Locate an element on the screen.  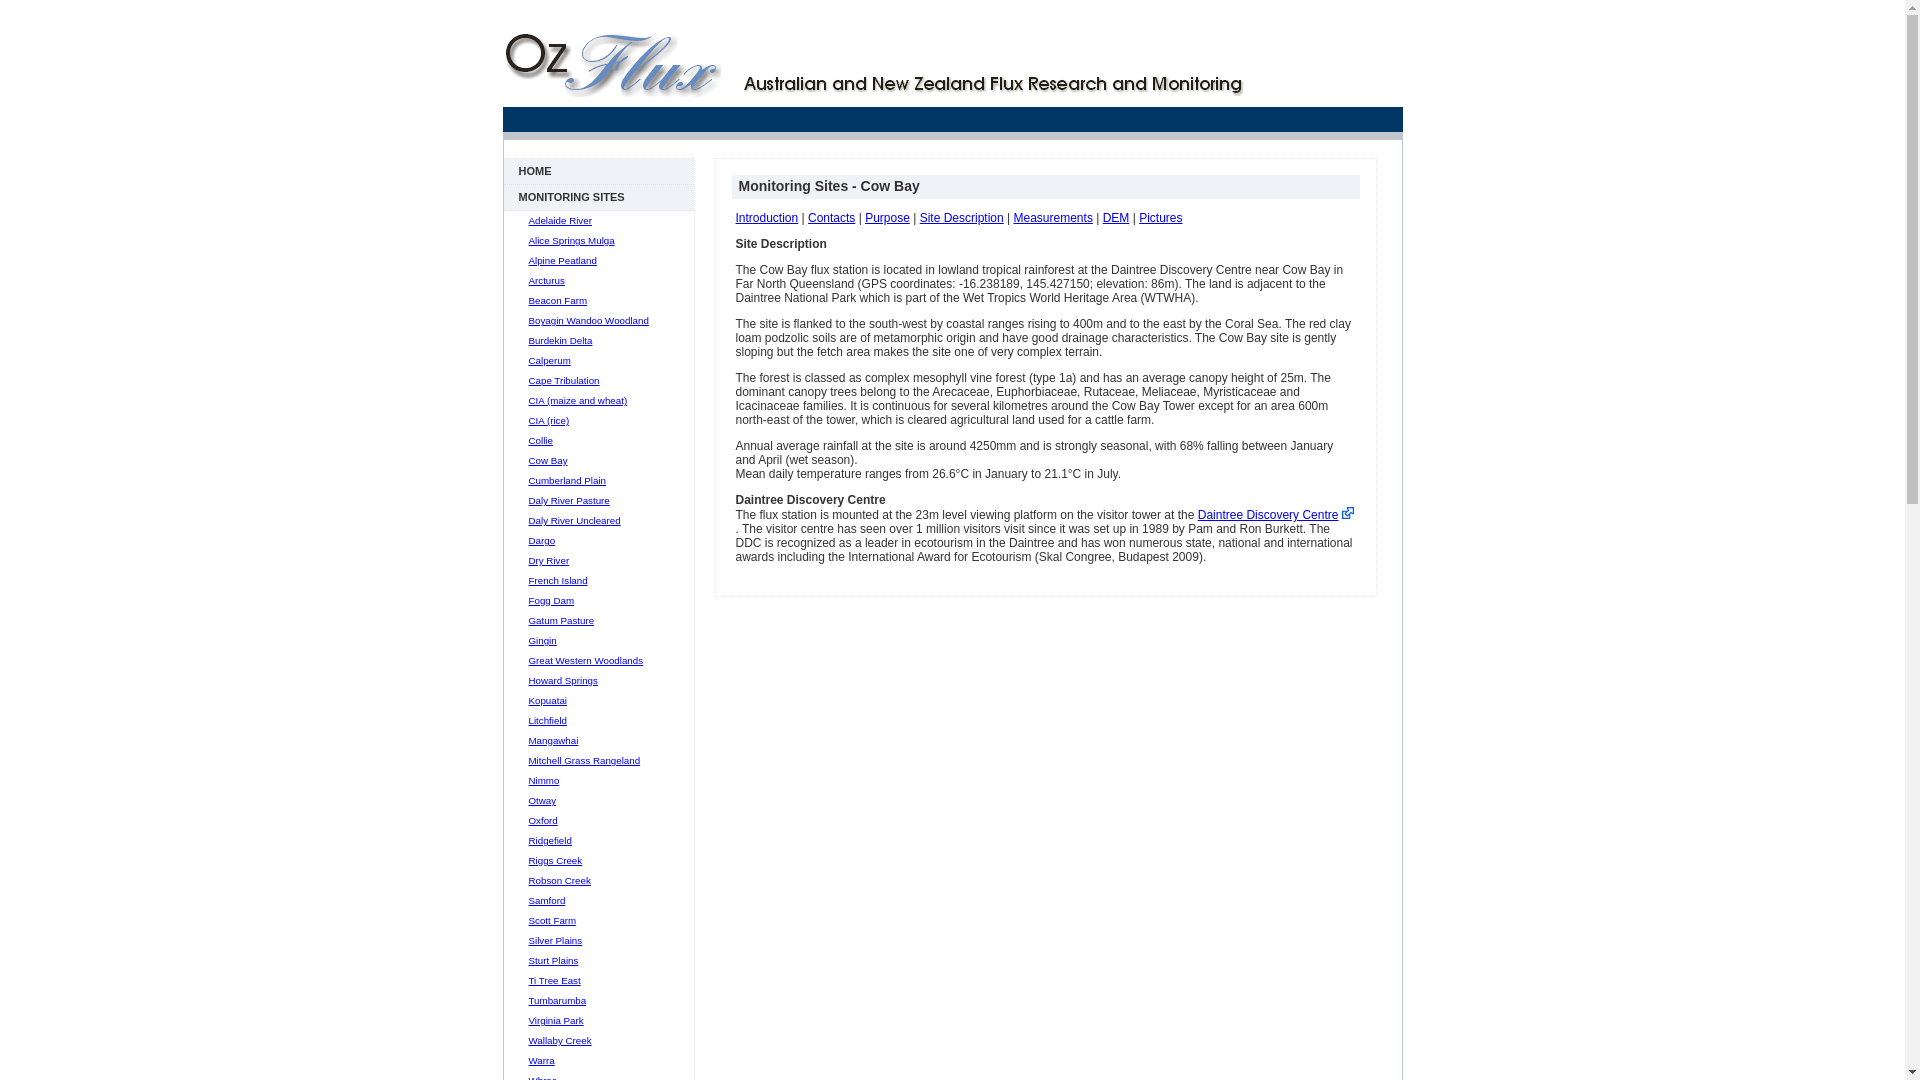
'Howard Springs' is located at coordinates (561, 679).